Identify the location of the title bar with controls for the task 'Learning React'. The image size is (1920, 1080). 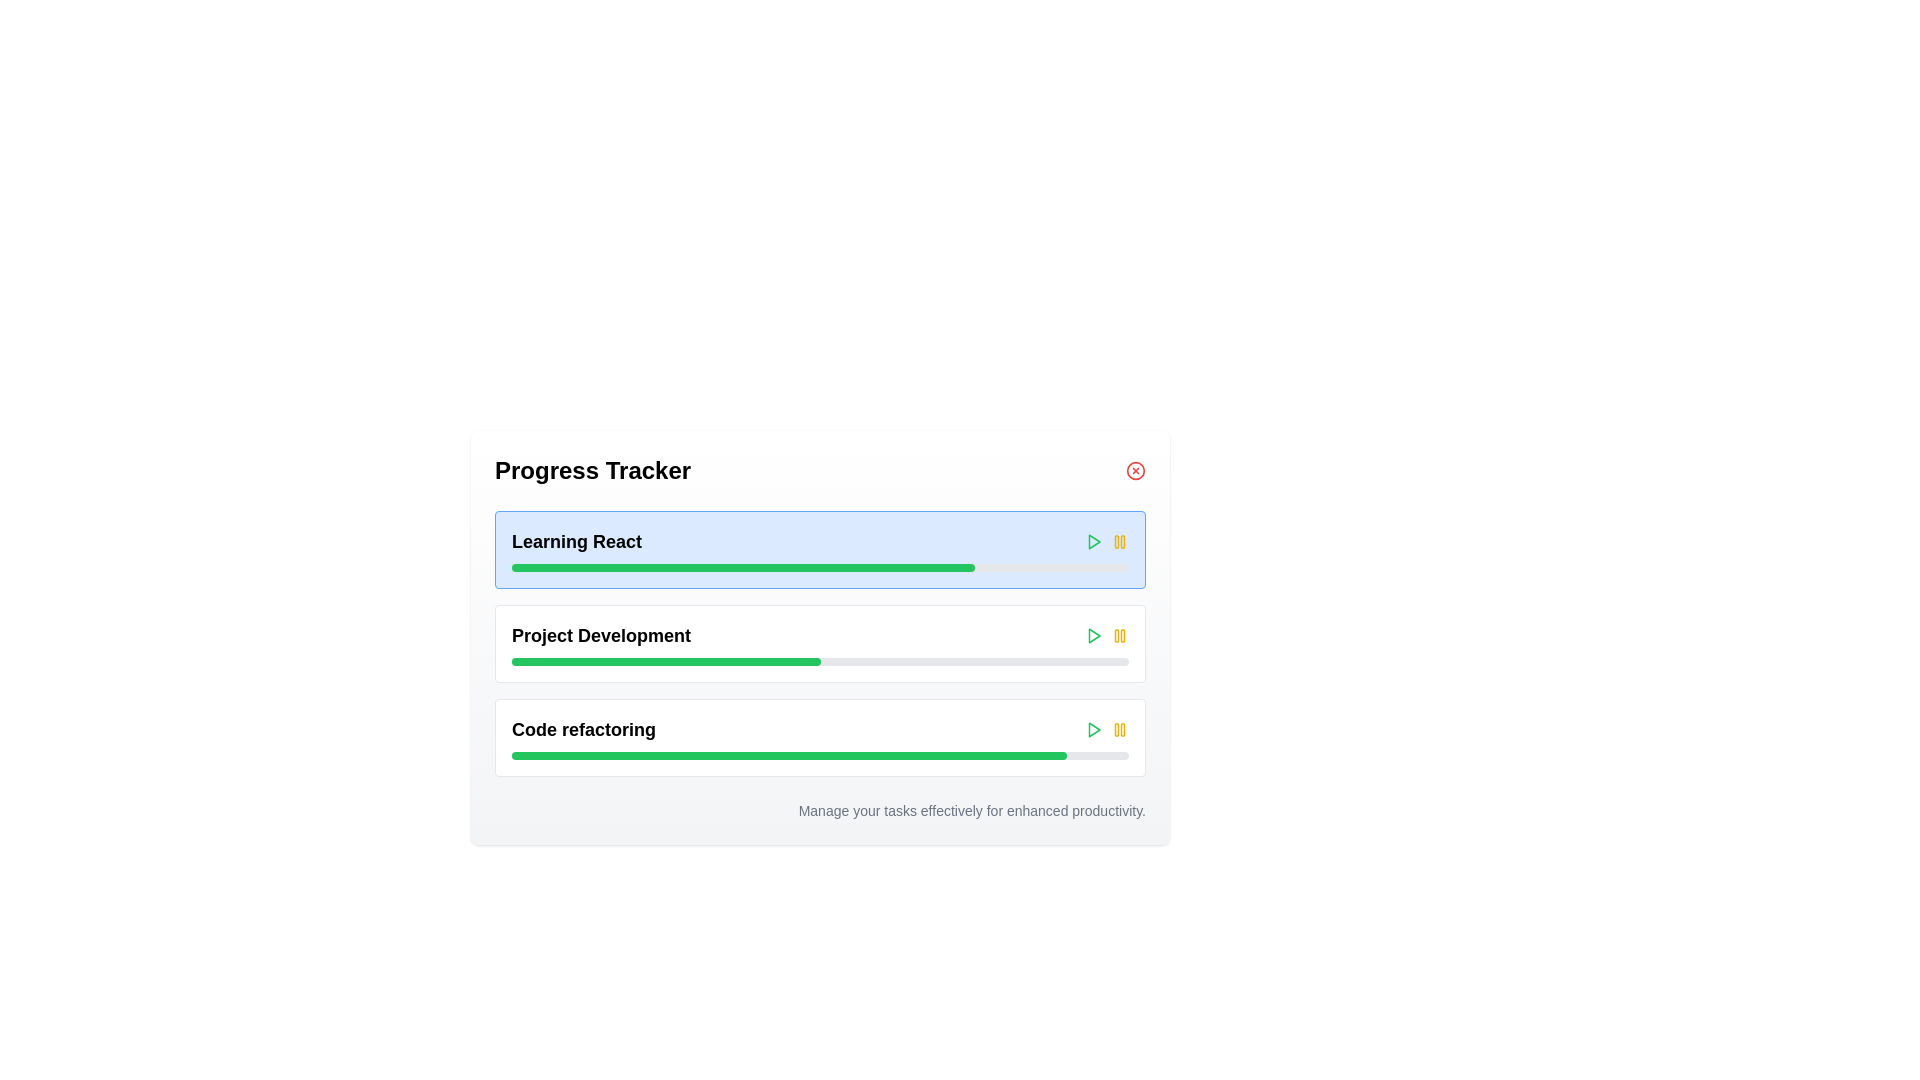
(820, 542).